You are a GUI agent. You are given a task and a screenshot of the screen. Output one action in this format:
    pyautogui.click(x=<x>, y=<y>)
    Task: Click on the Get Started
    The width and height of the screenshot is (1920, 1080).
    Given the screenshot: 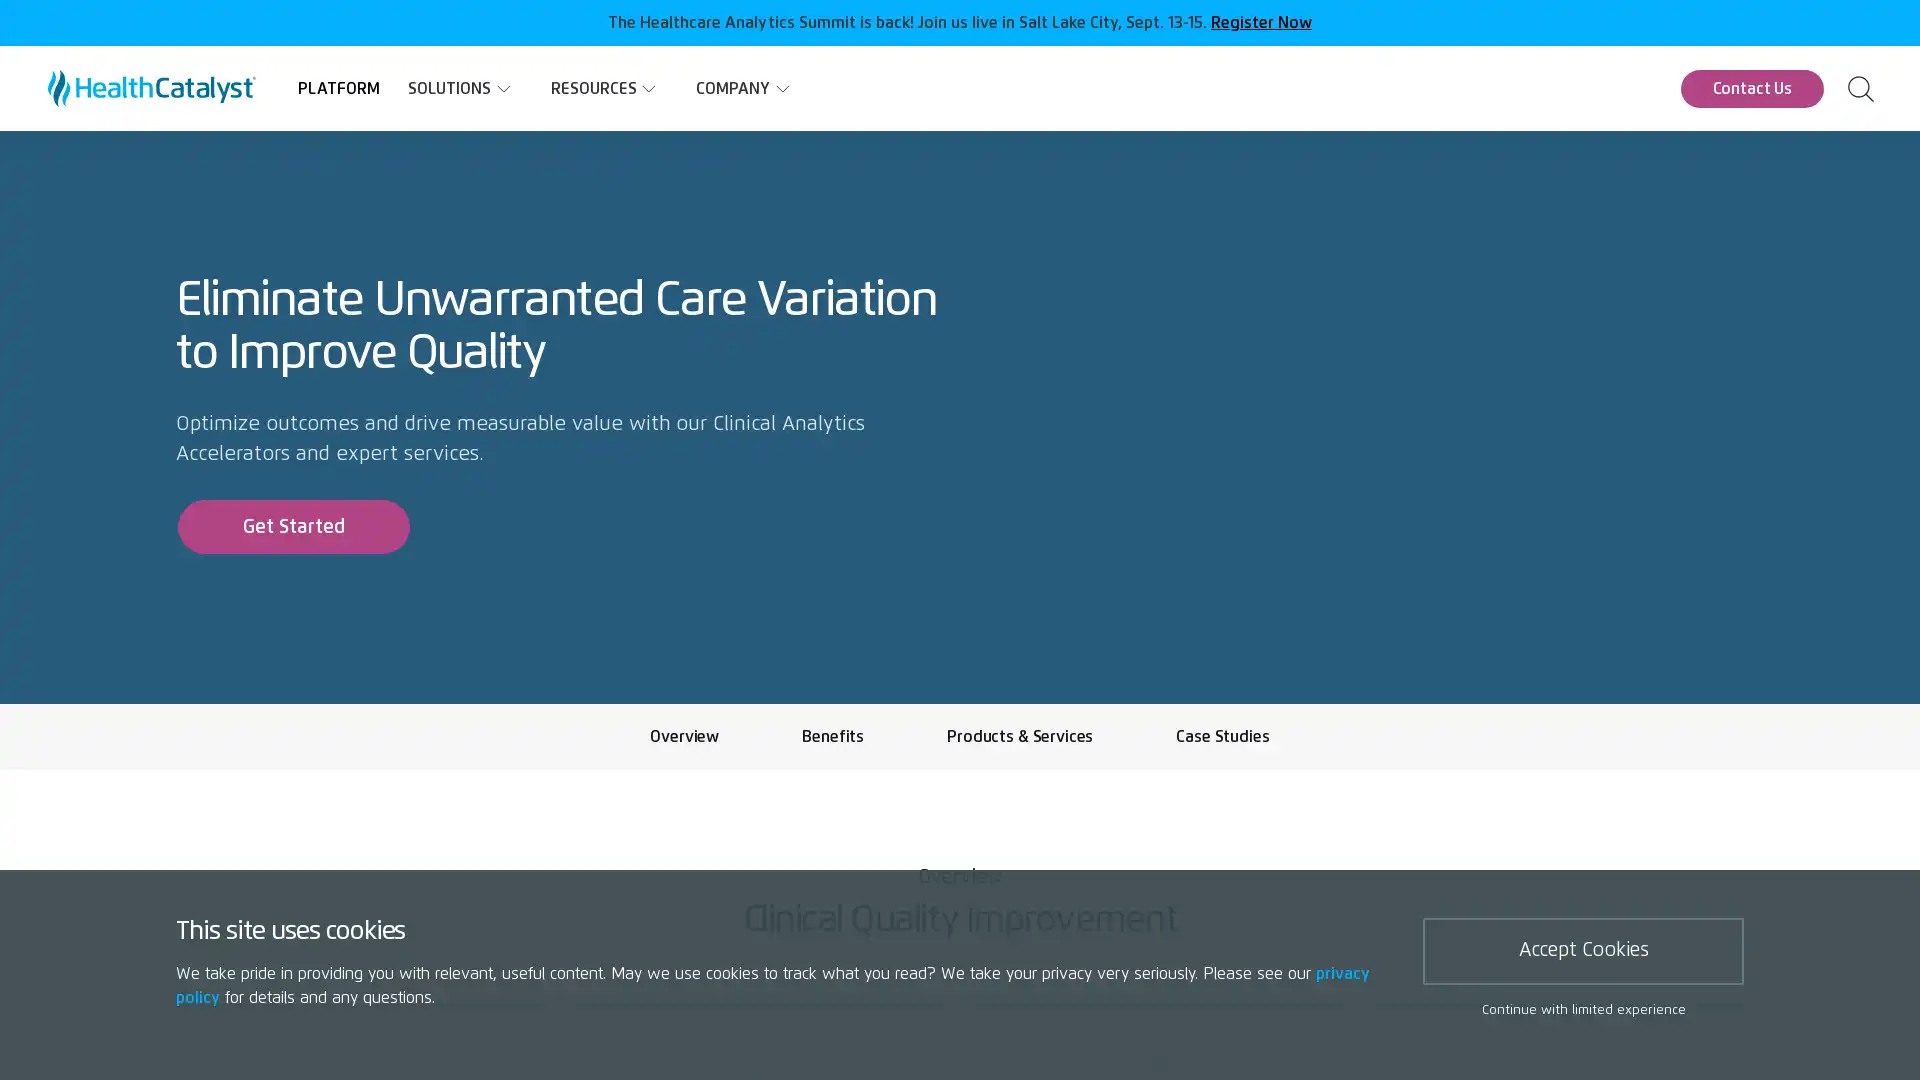 What is the action you would take?
    pyautogui.click(x=292, y=526)
    